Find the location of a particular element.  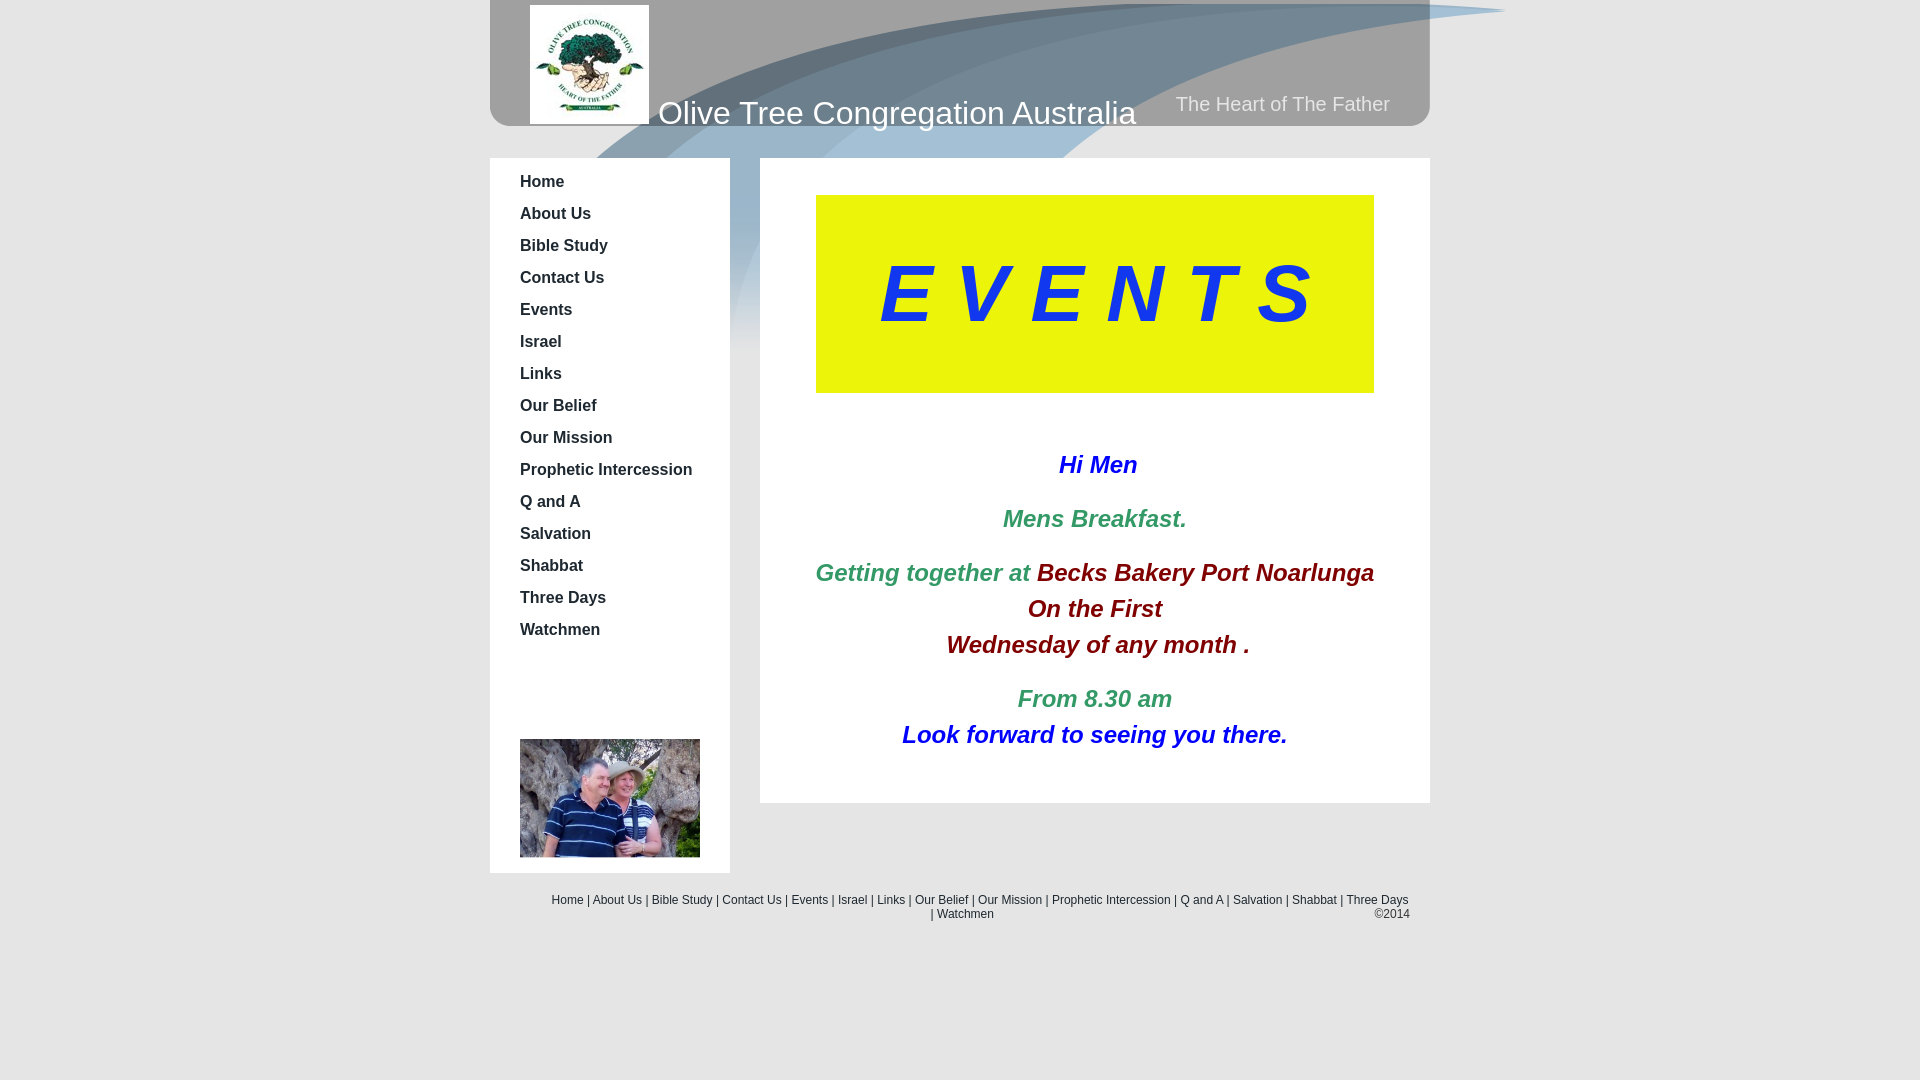

'Our Mission' is located at coordinates (565, 436).